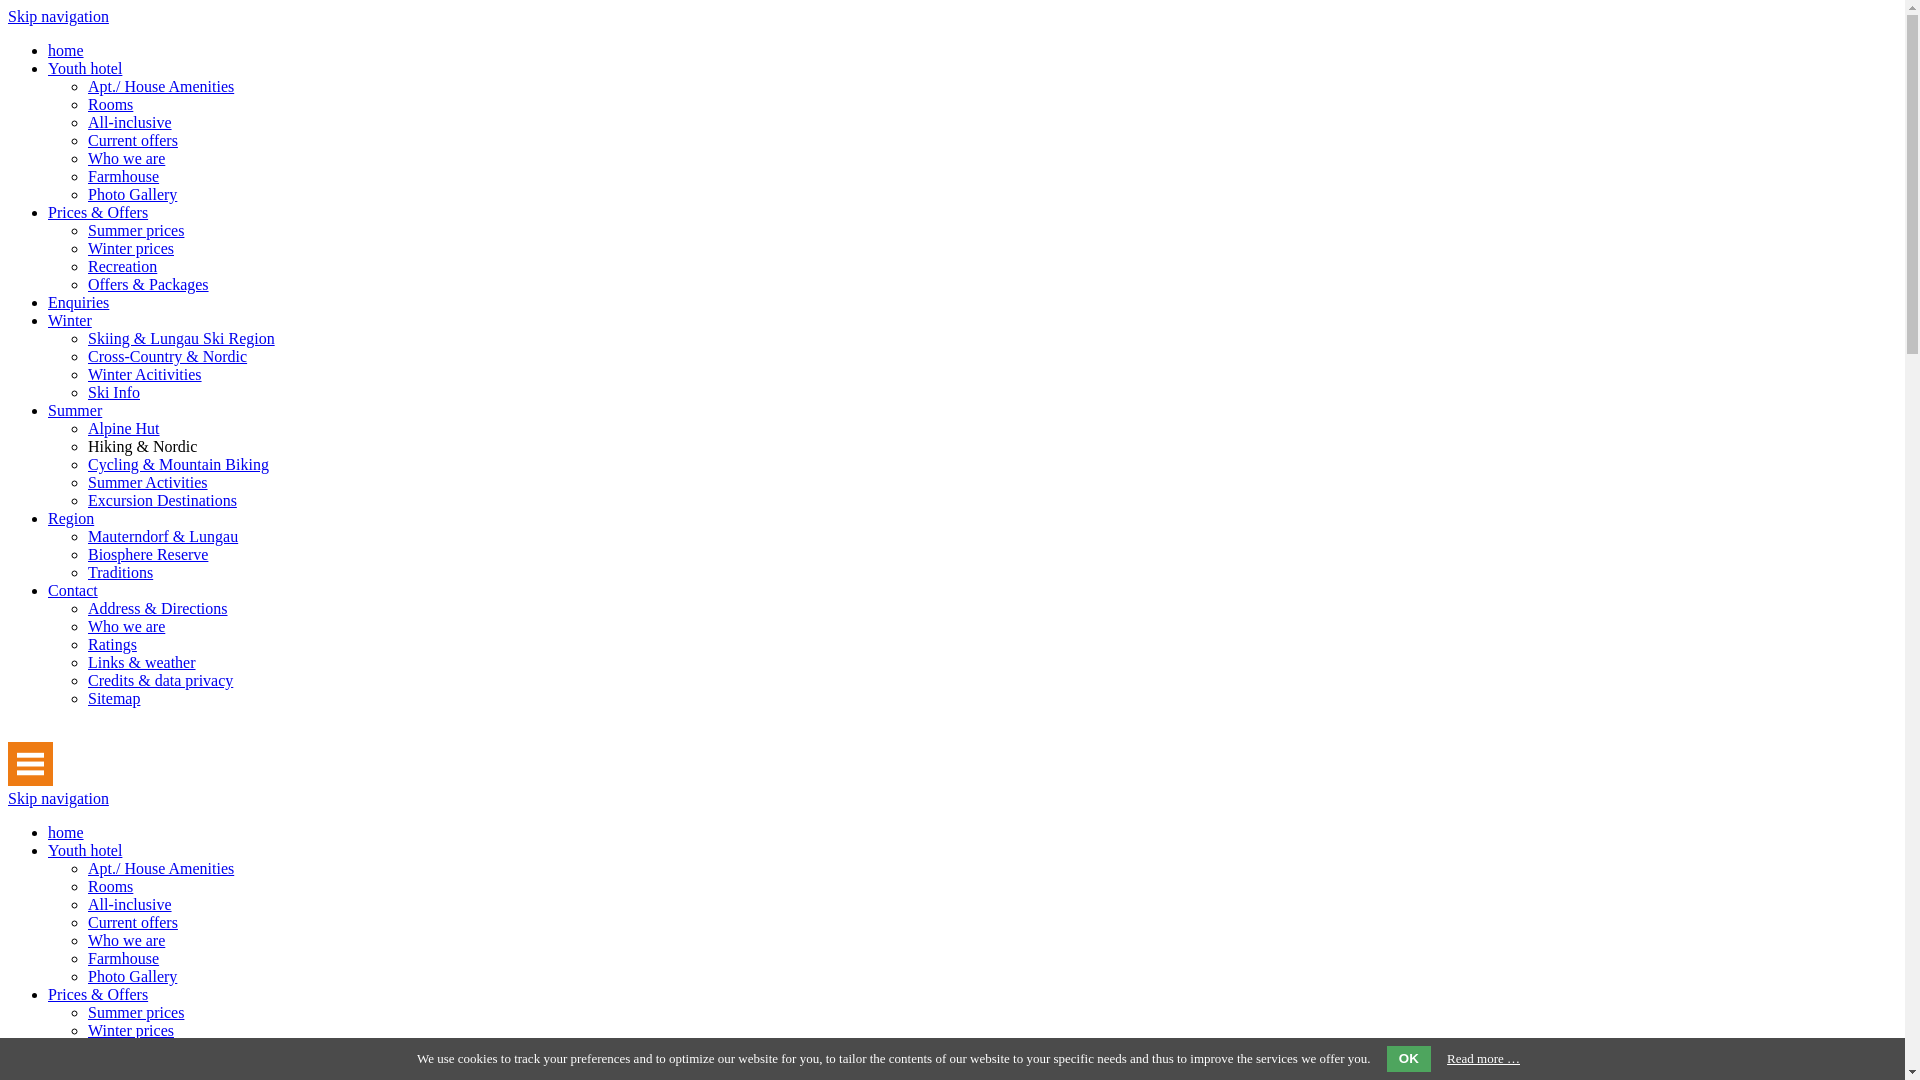 Image resolution: width=1920 pixels, height=1080 pixels. I want to click on 'Farmhouse', so click(86, 957).